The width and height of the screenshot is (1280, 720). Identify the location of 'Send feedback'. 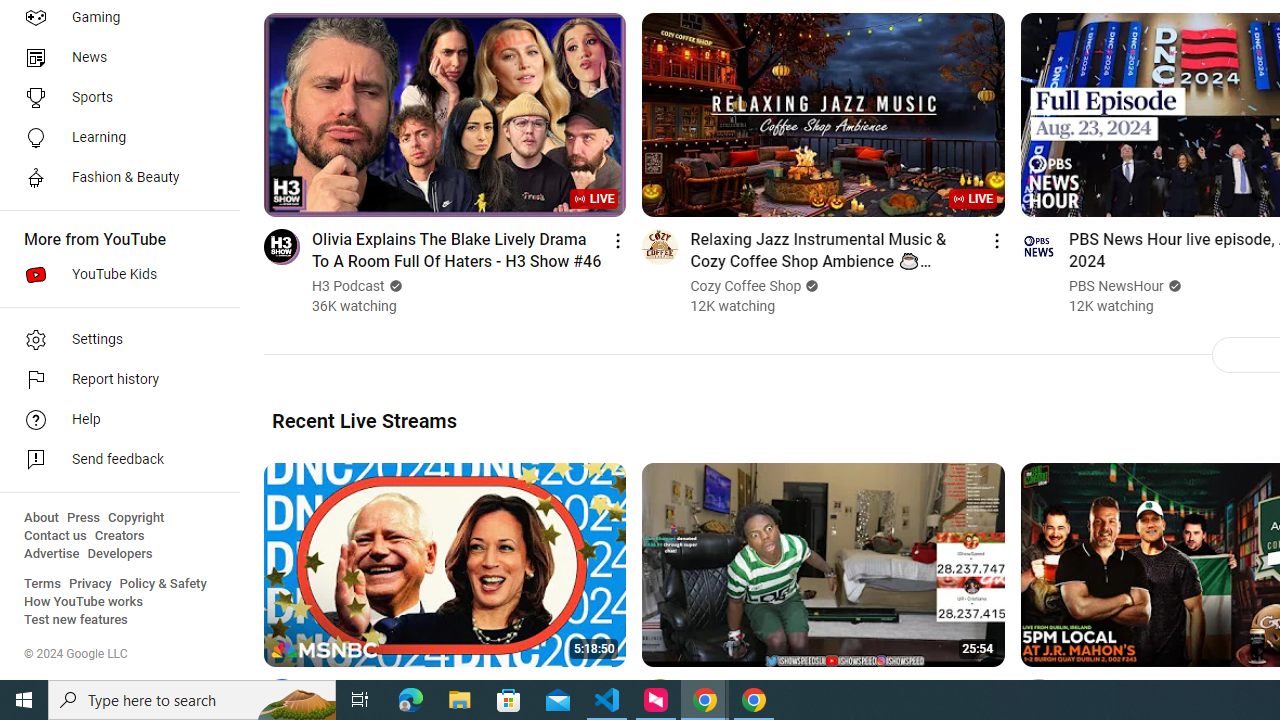
(112, 460).